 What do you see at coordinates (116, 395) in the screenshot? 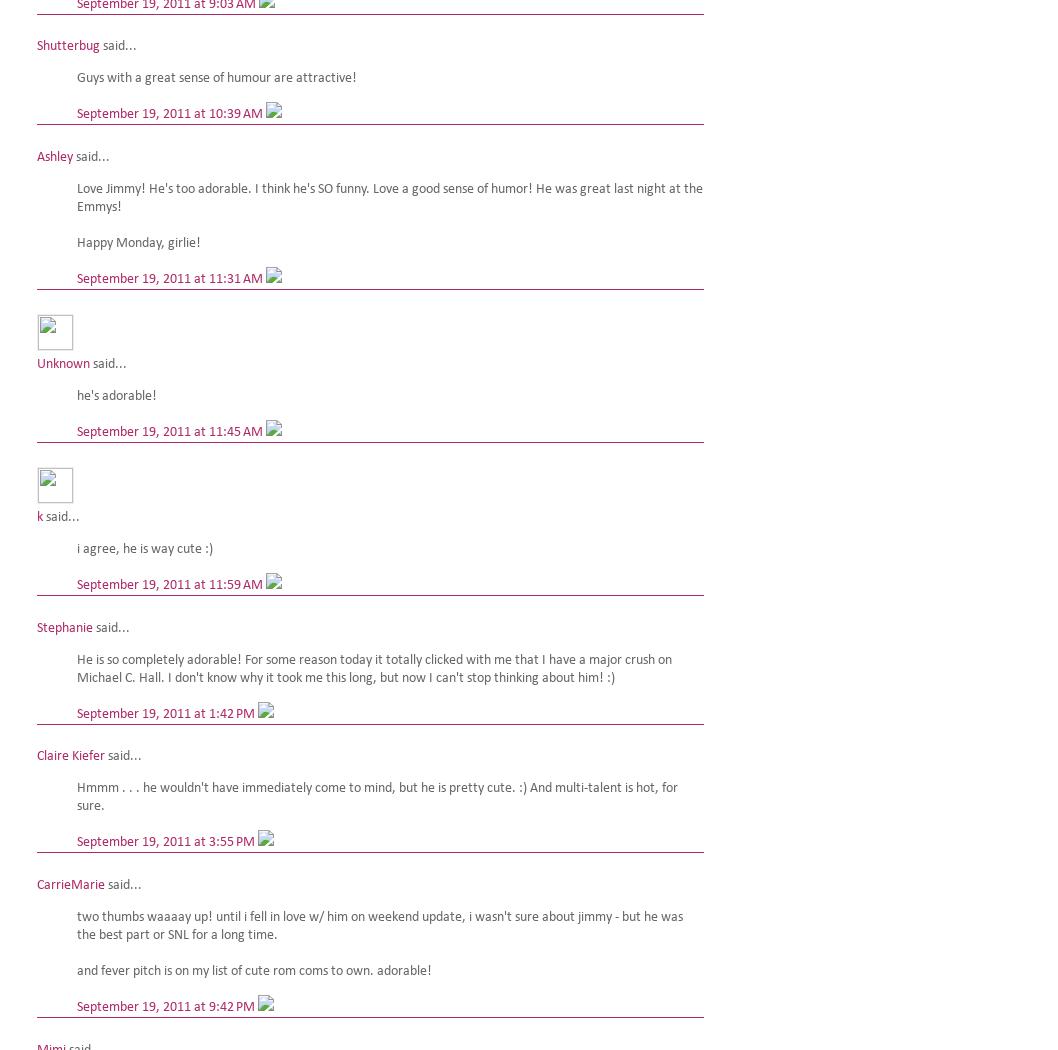
I see `'he's adorable!'` at bounding box center [116, 395].